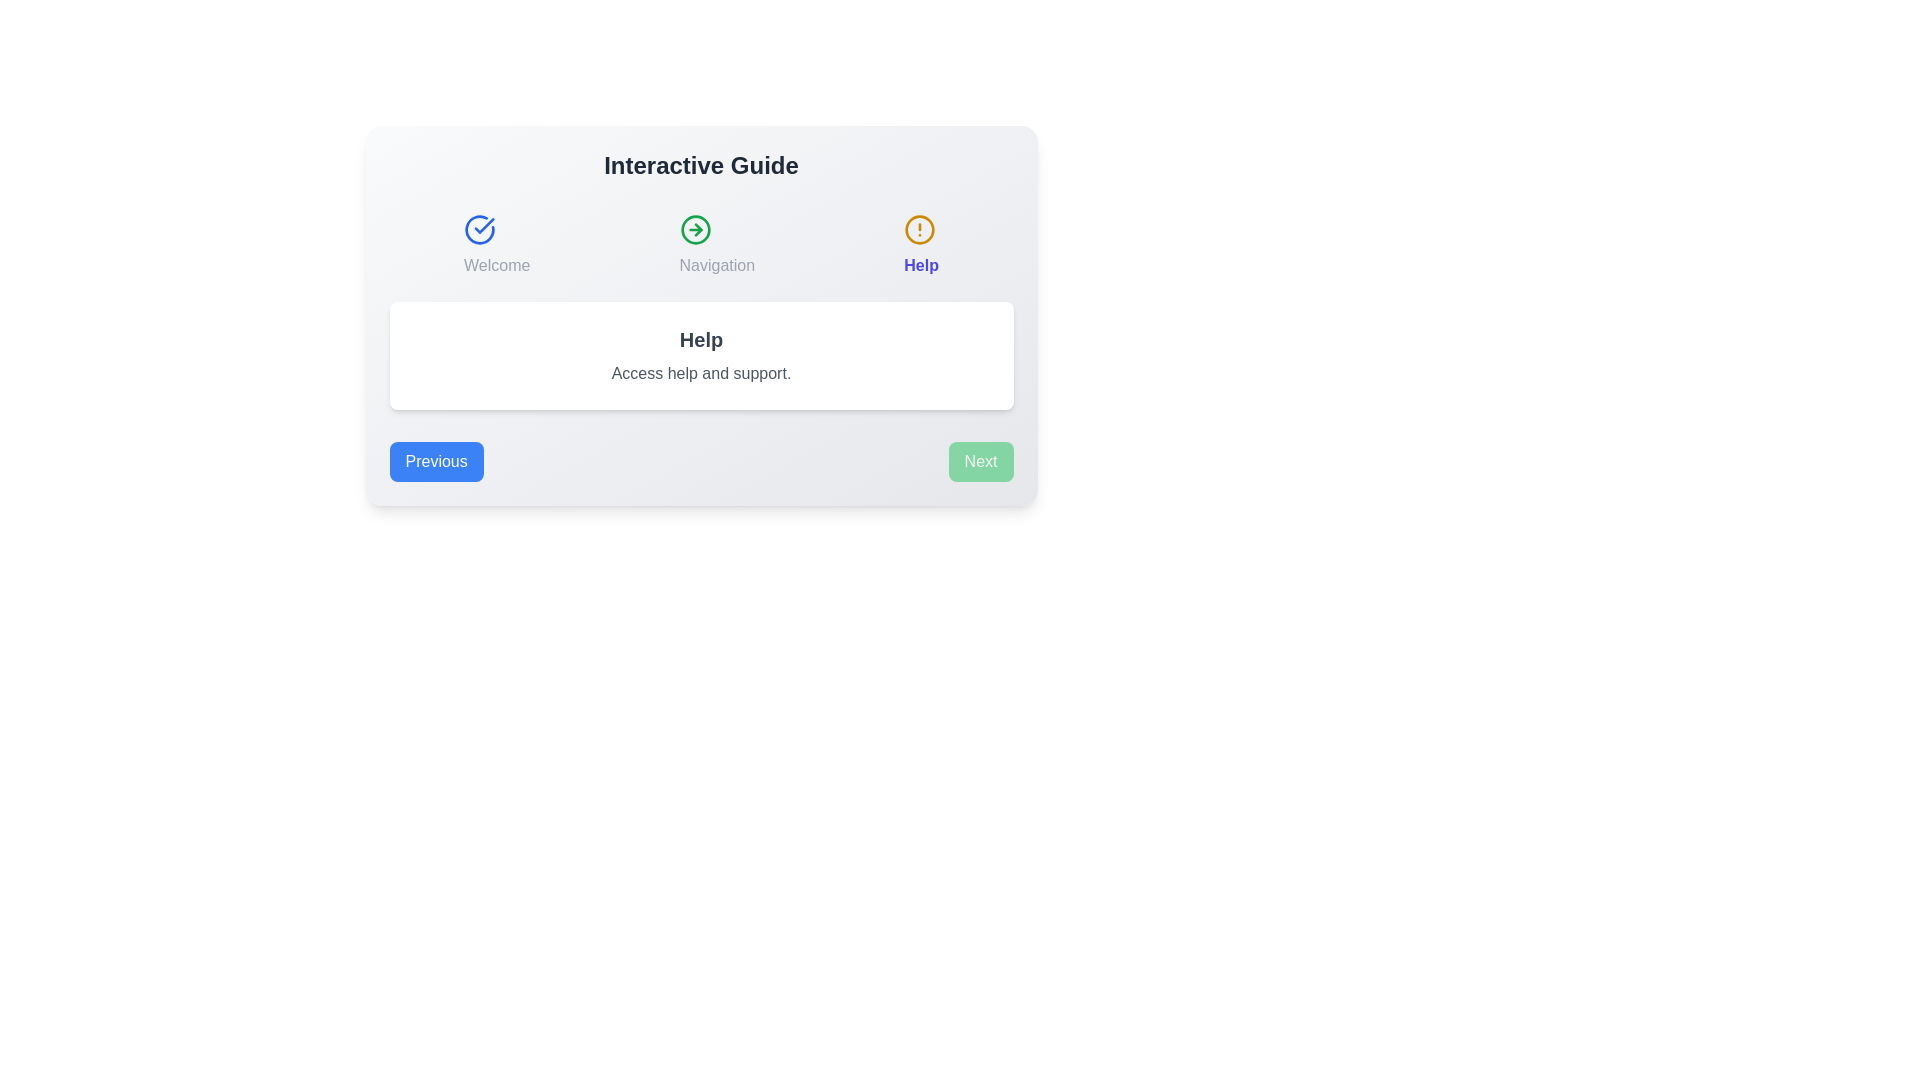 The height and width of the screenshot is (1080, 1920). Describe the element at coordinates (919, 229) in the screenshot. I see `the help indicator icon located in the interface header section, positioned to the right of 'Navigation' and above 'Help'` at that location.